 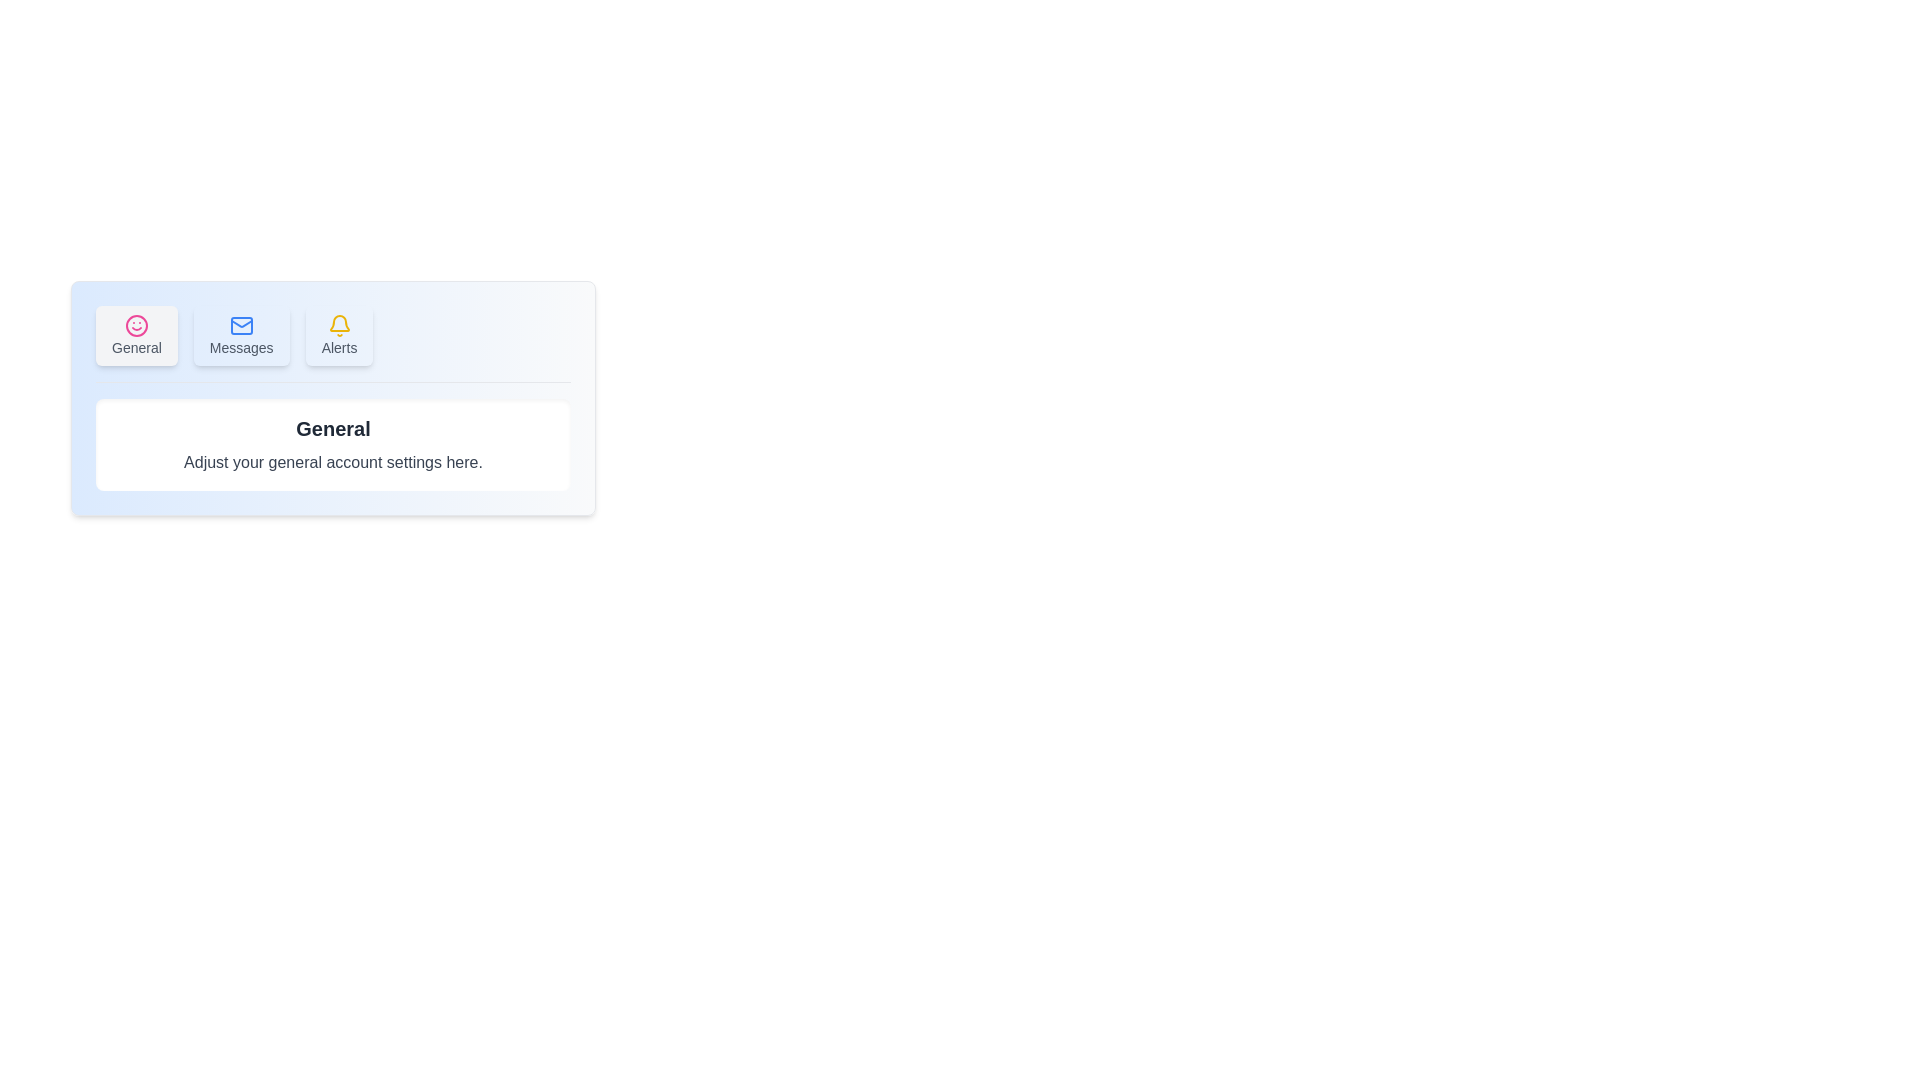 What do you see at coordinates (339, 334) in the screenshot?
I see `the Alerts tab by clicking on its button` at bounding box center [339, 334].